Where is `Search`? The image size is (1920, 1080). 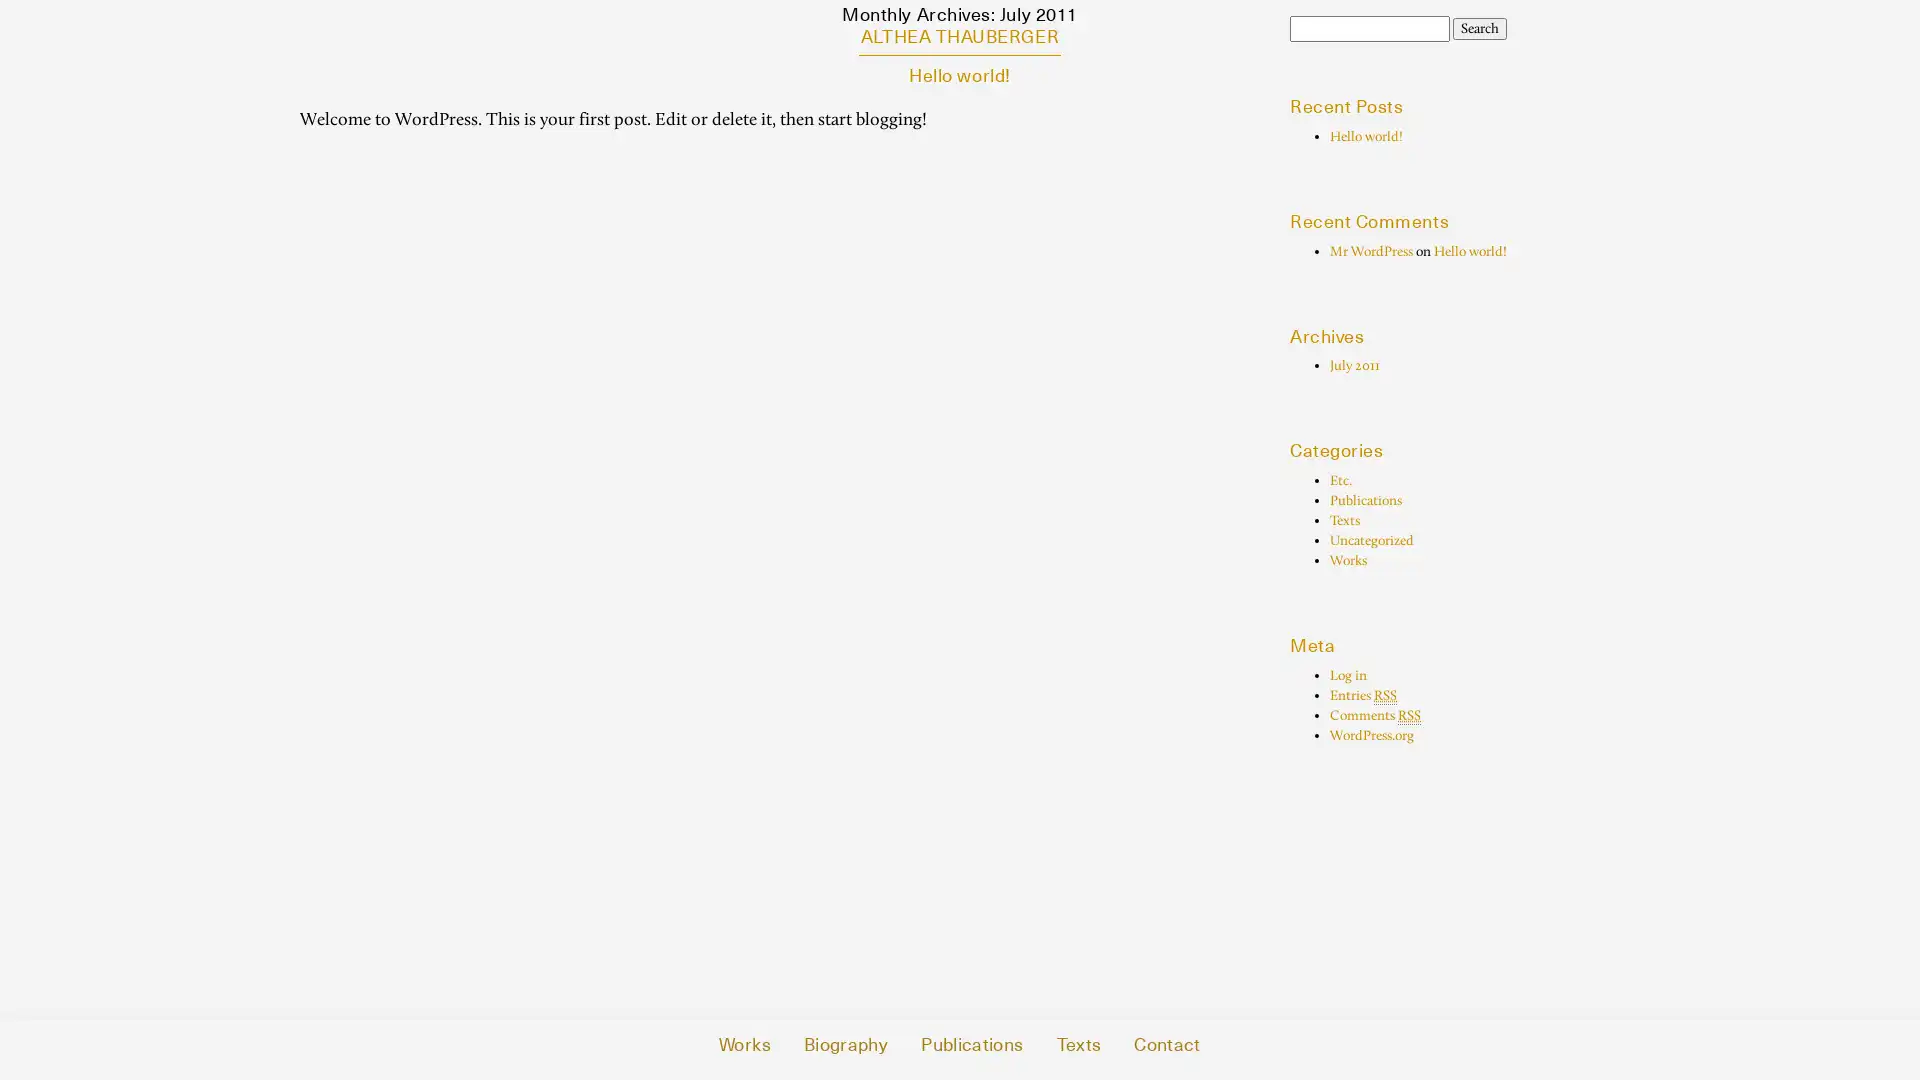
Search is located at coordinates (1479, 29).